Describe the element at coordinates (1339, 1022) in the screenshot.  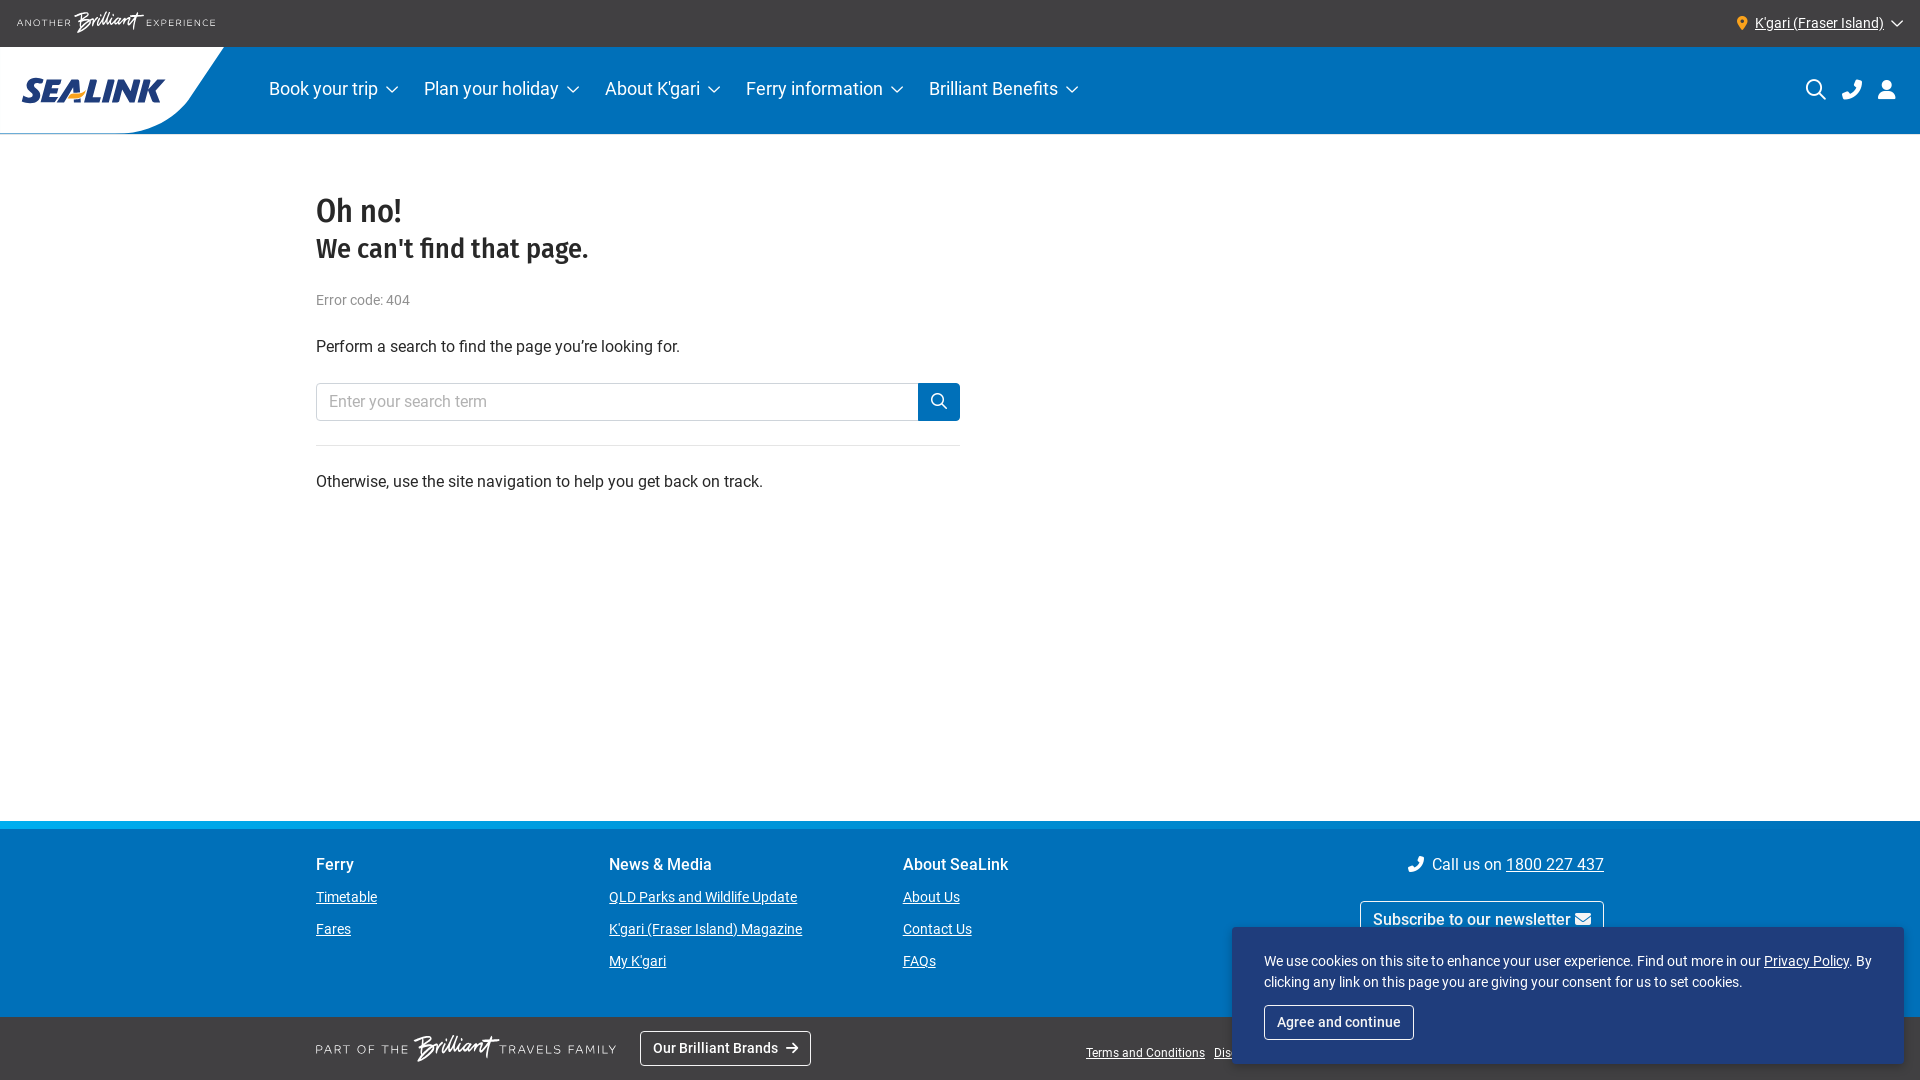
I see `'Agree and continue'` at that location.